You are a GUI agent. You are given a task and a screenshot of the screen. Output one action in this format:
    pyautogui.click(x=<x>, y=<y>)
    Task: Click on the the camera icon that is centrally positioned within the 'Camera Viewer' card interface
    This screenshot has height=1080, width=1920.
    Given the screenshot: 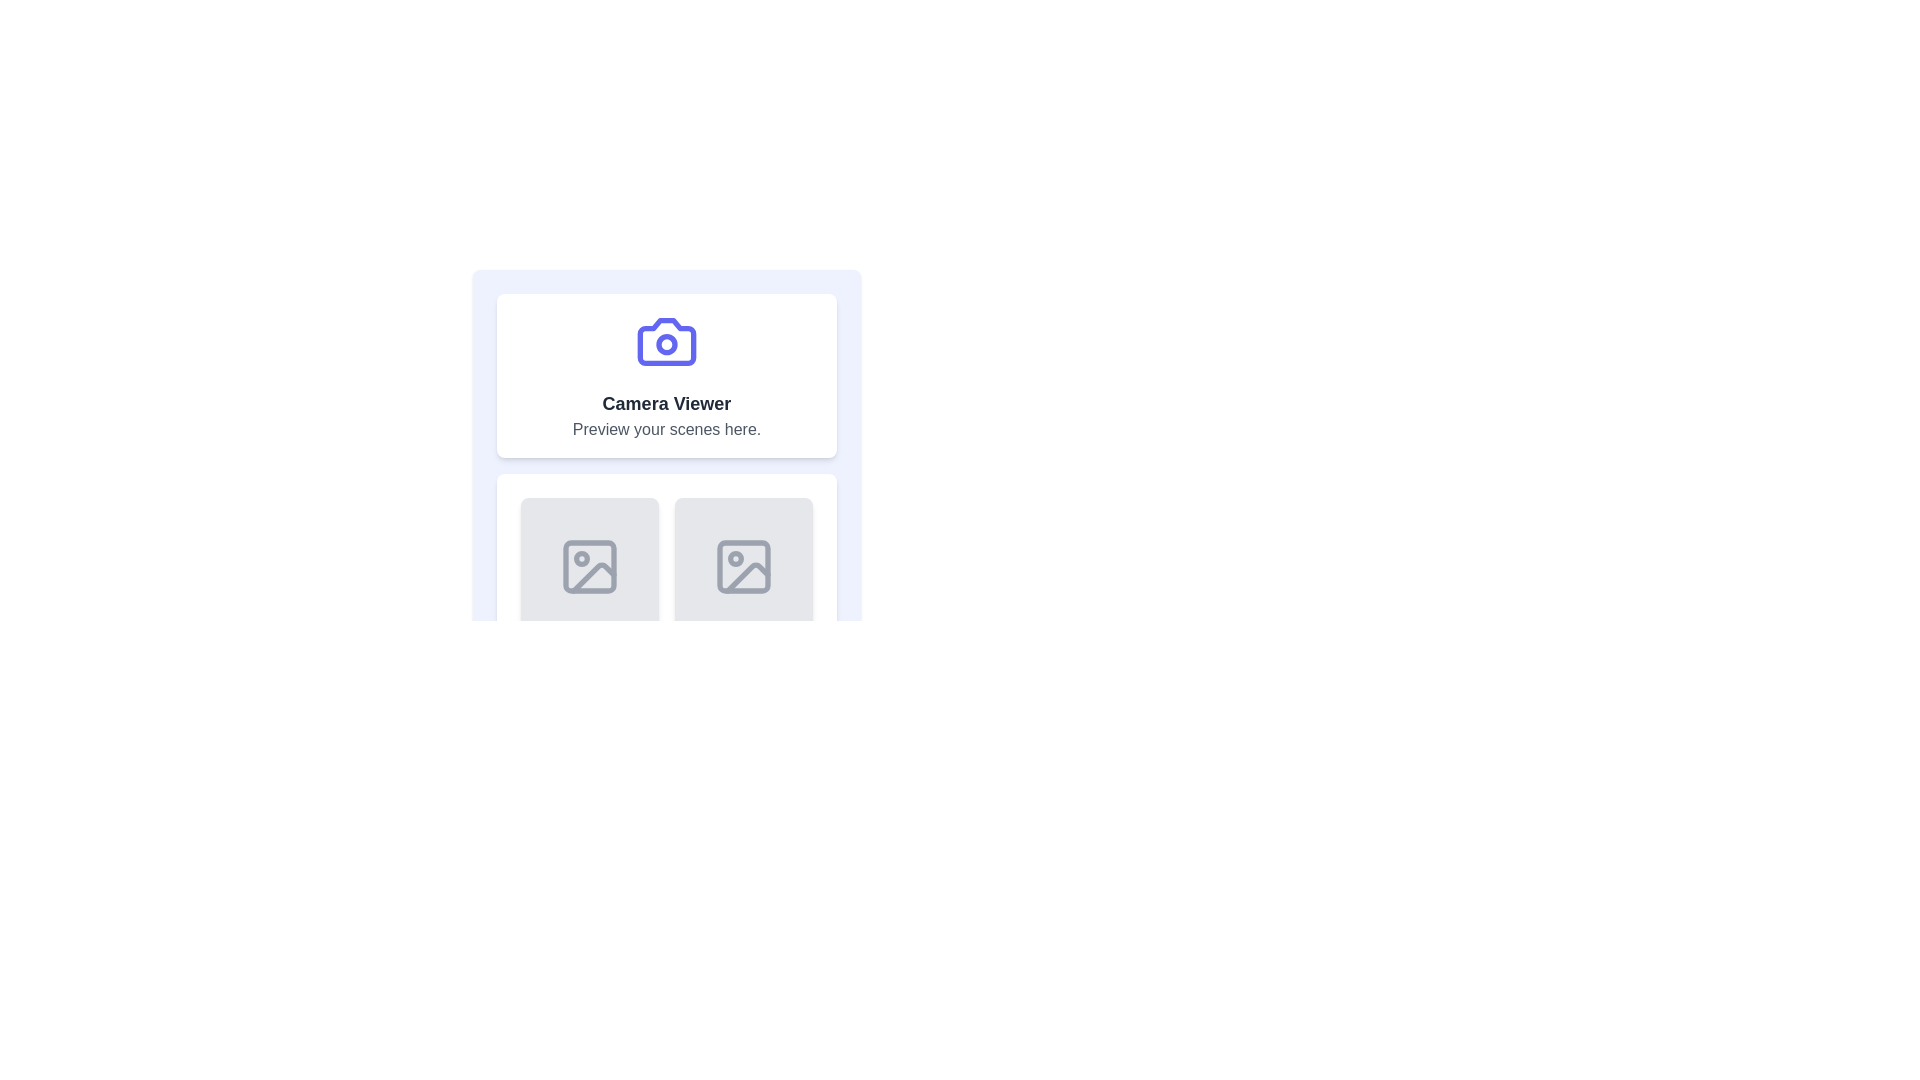 What is the action you would take?
    pyautogui.click(x=667, y=341)
    